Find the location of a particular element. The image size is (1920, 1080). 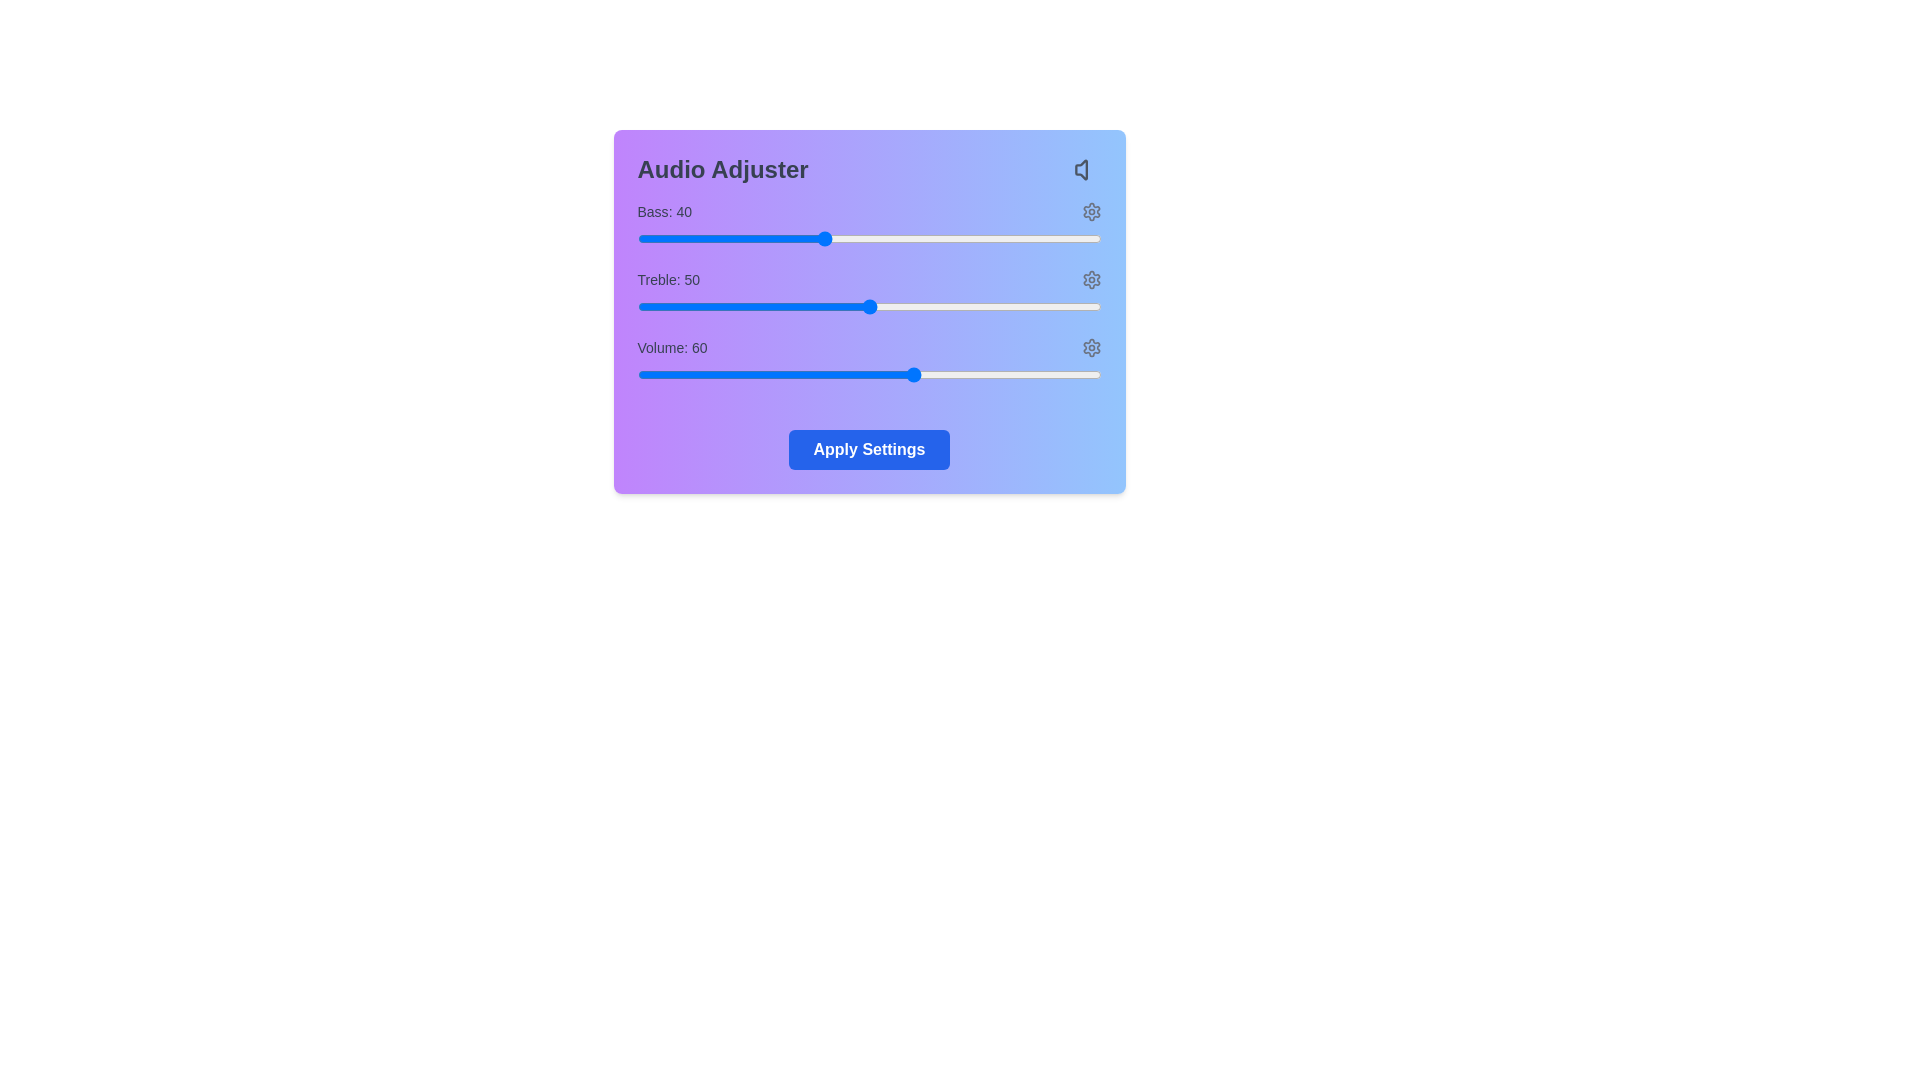

the treble level is located at coordinates (798, 307).